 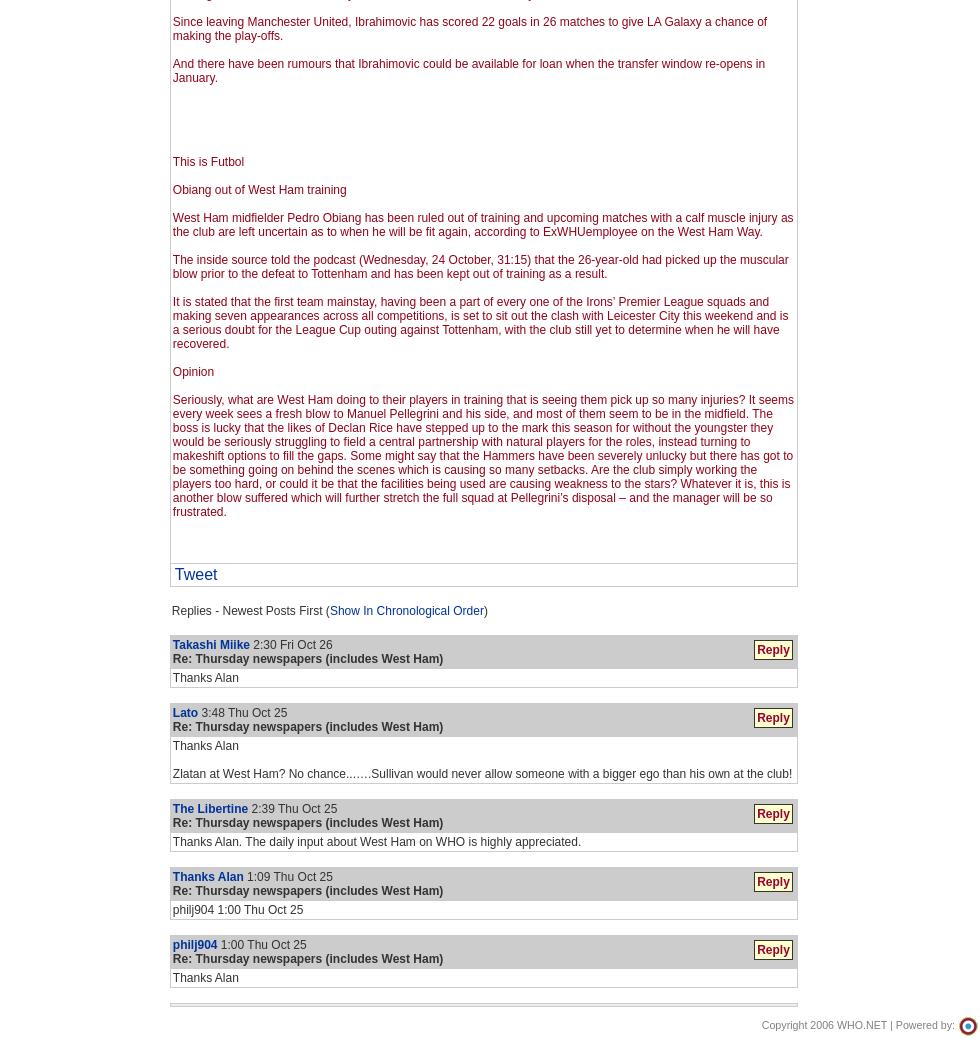 What do you see at coordinates (287, 875) in the screenshot?
I see `'1:09 Thu Oct 25'` at bounding box center [287, 875].